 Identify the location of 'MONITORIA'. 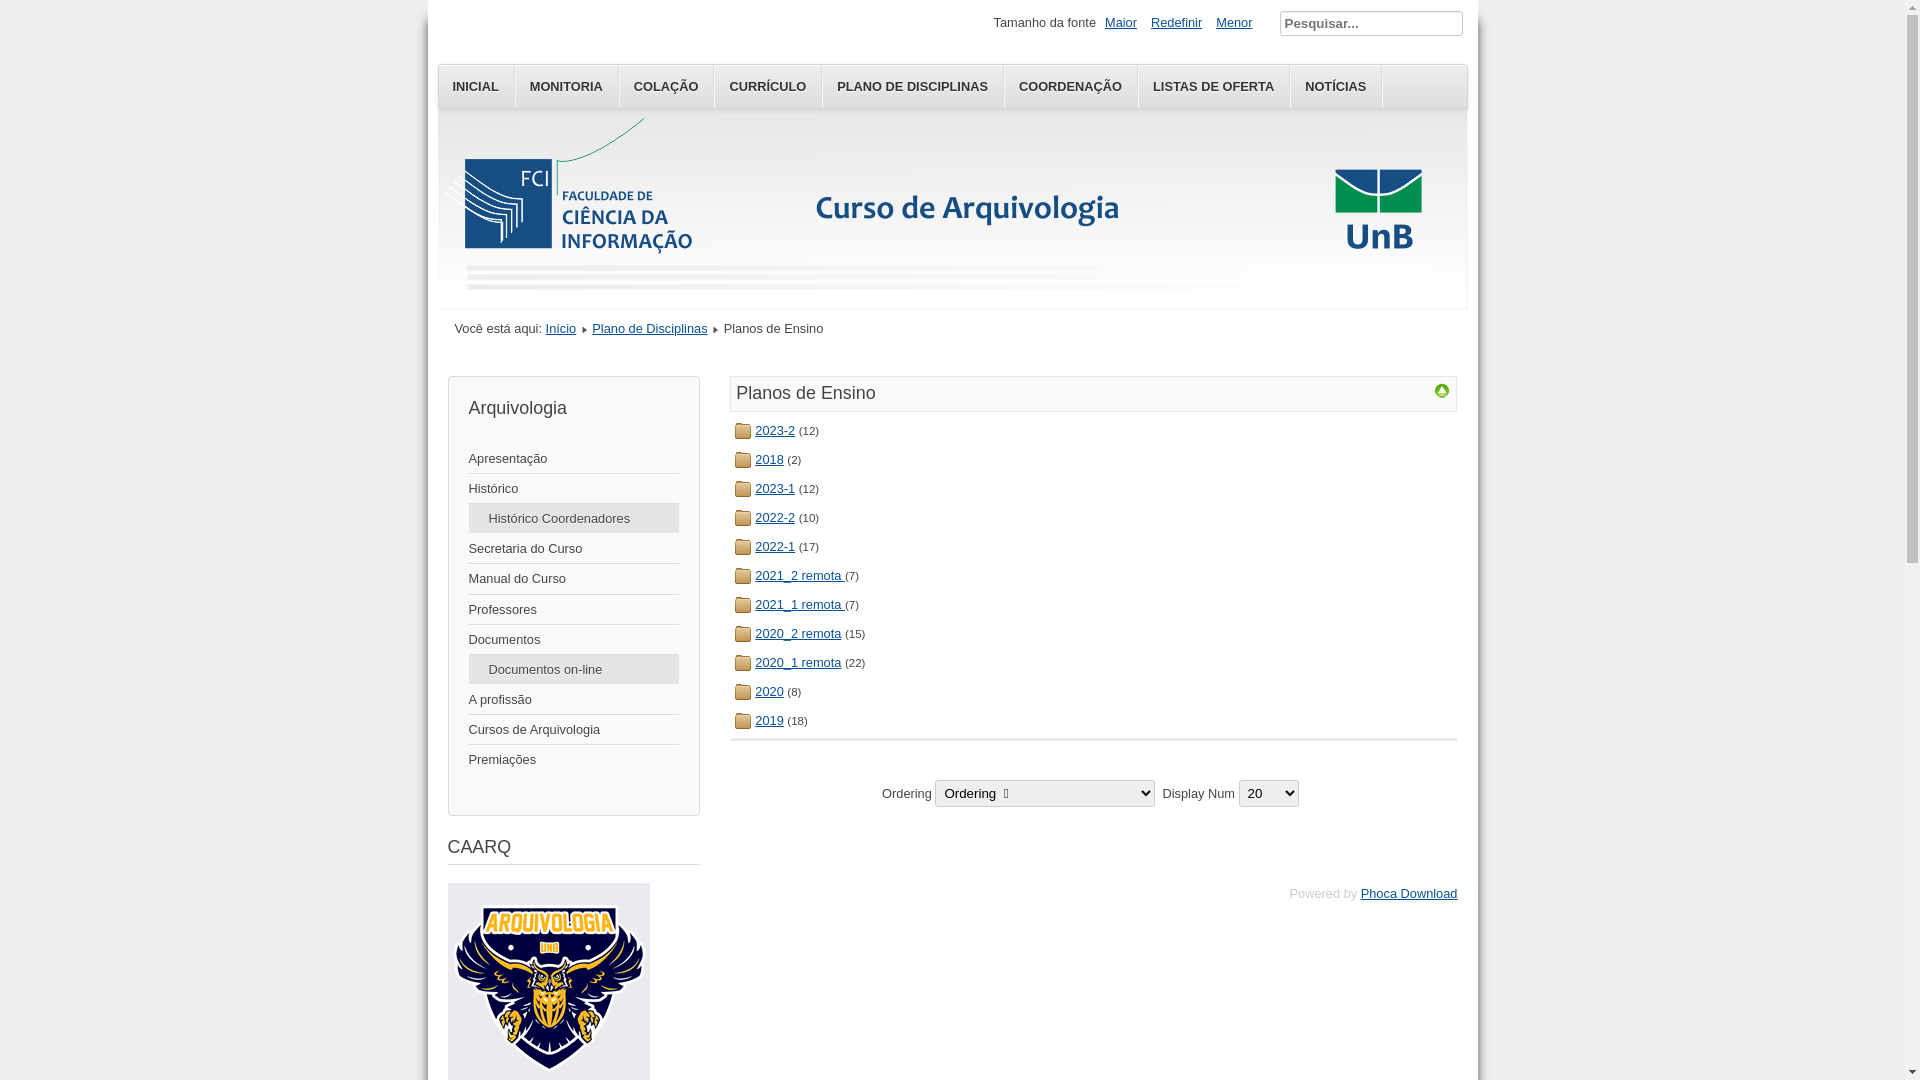
(565, 85).